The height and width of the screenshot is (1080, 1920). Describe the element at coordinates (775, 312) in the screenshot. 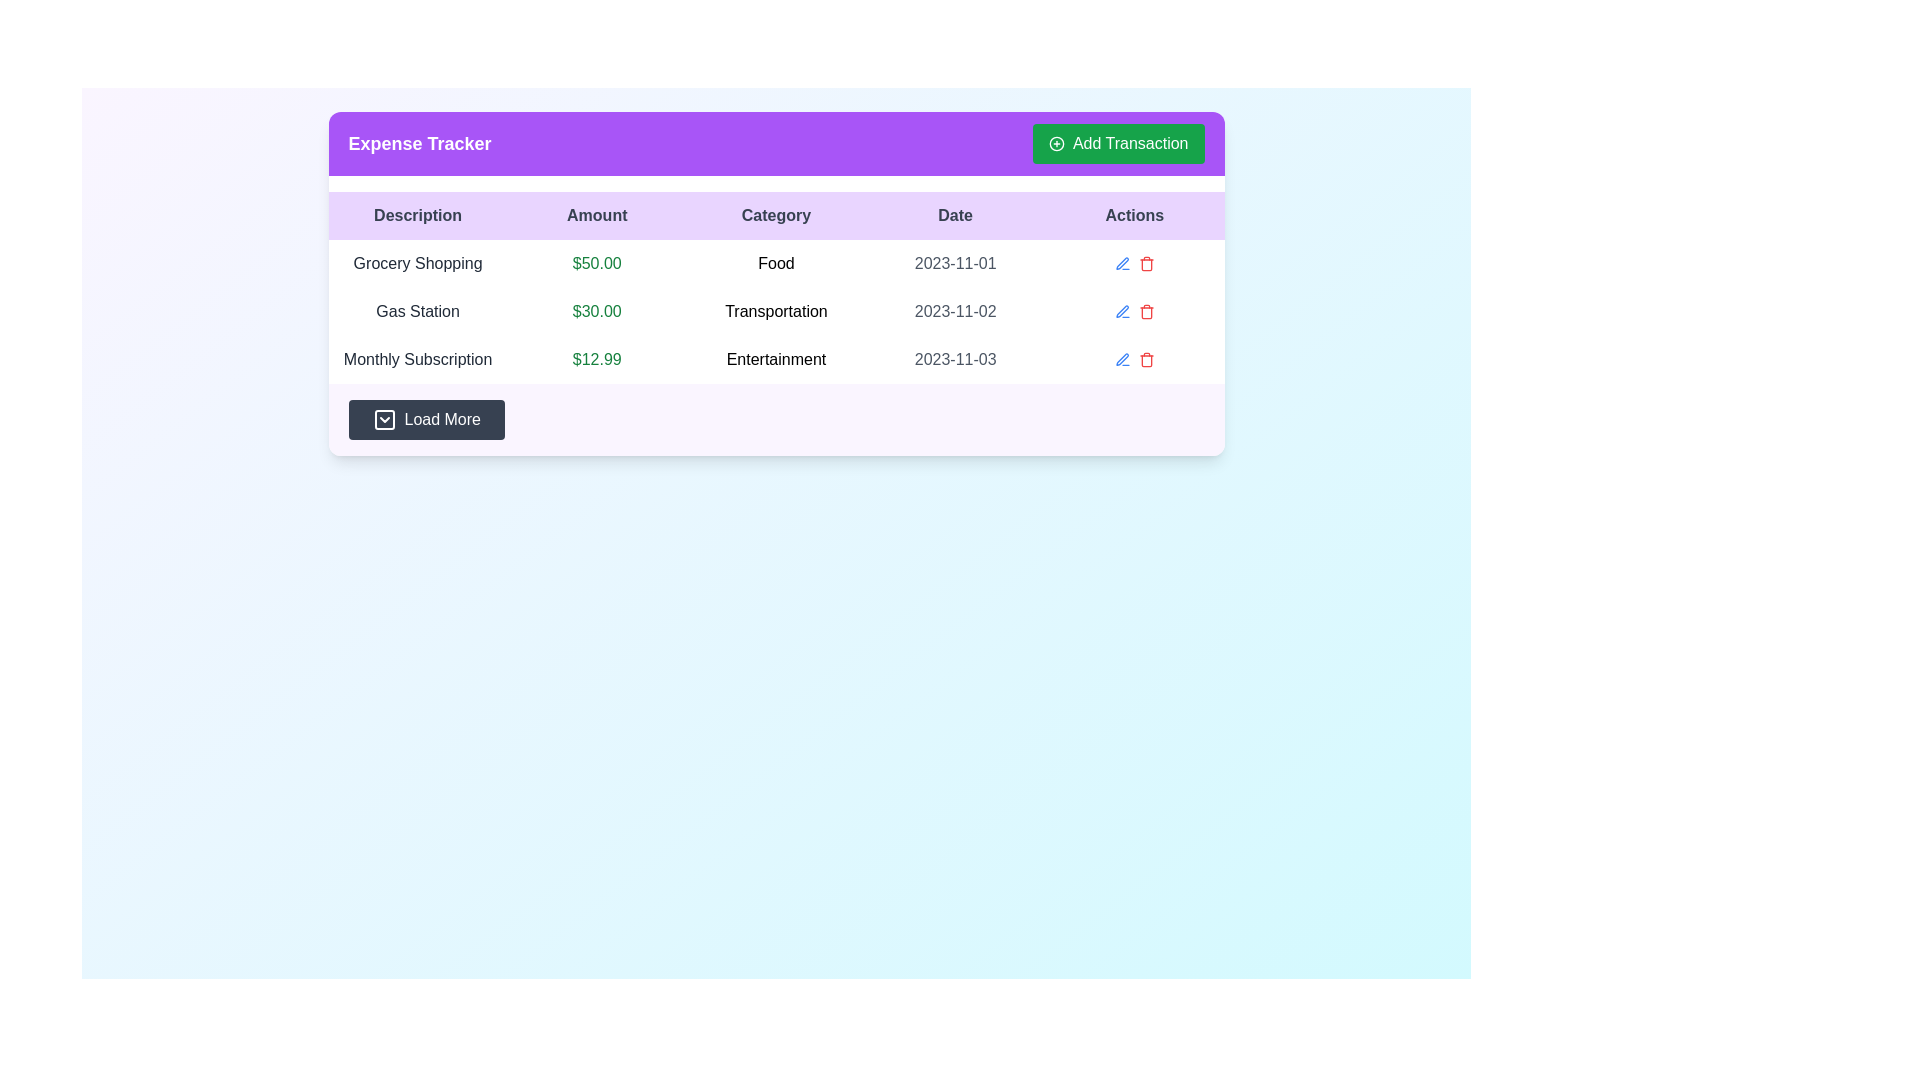

I see `the 'Category' text label located in the second row, third column of the Expense Tracker interface` at that location.